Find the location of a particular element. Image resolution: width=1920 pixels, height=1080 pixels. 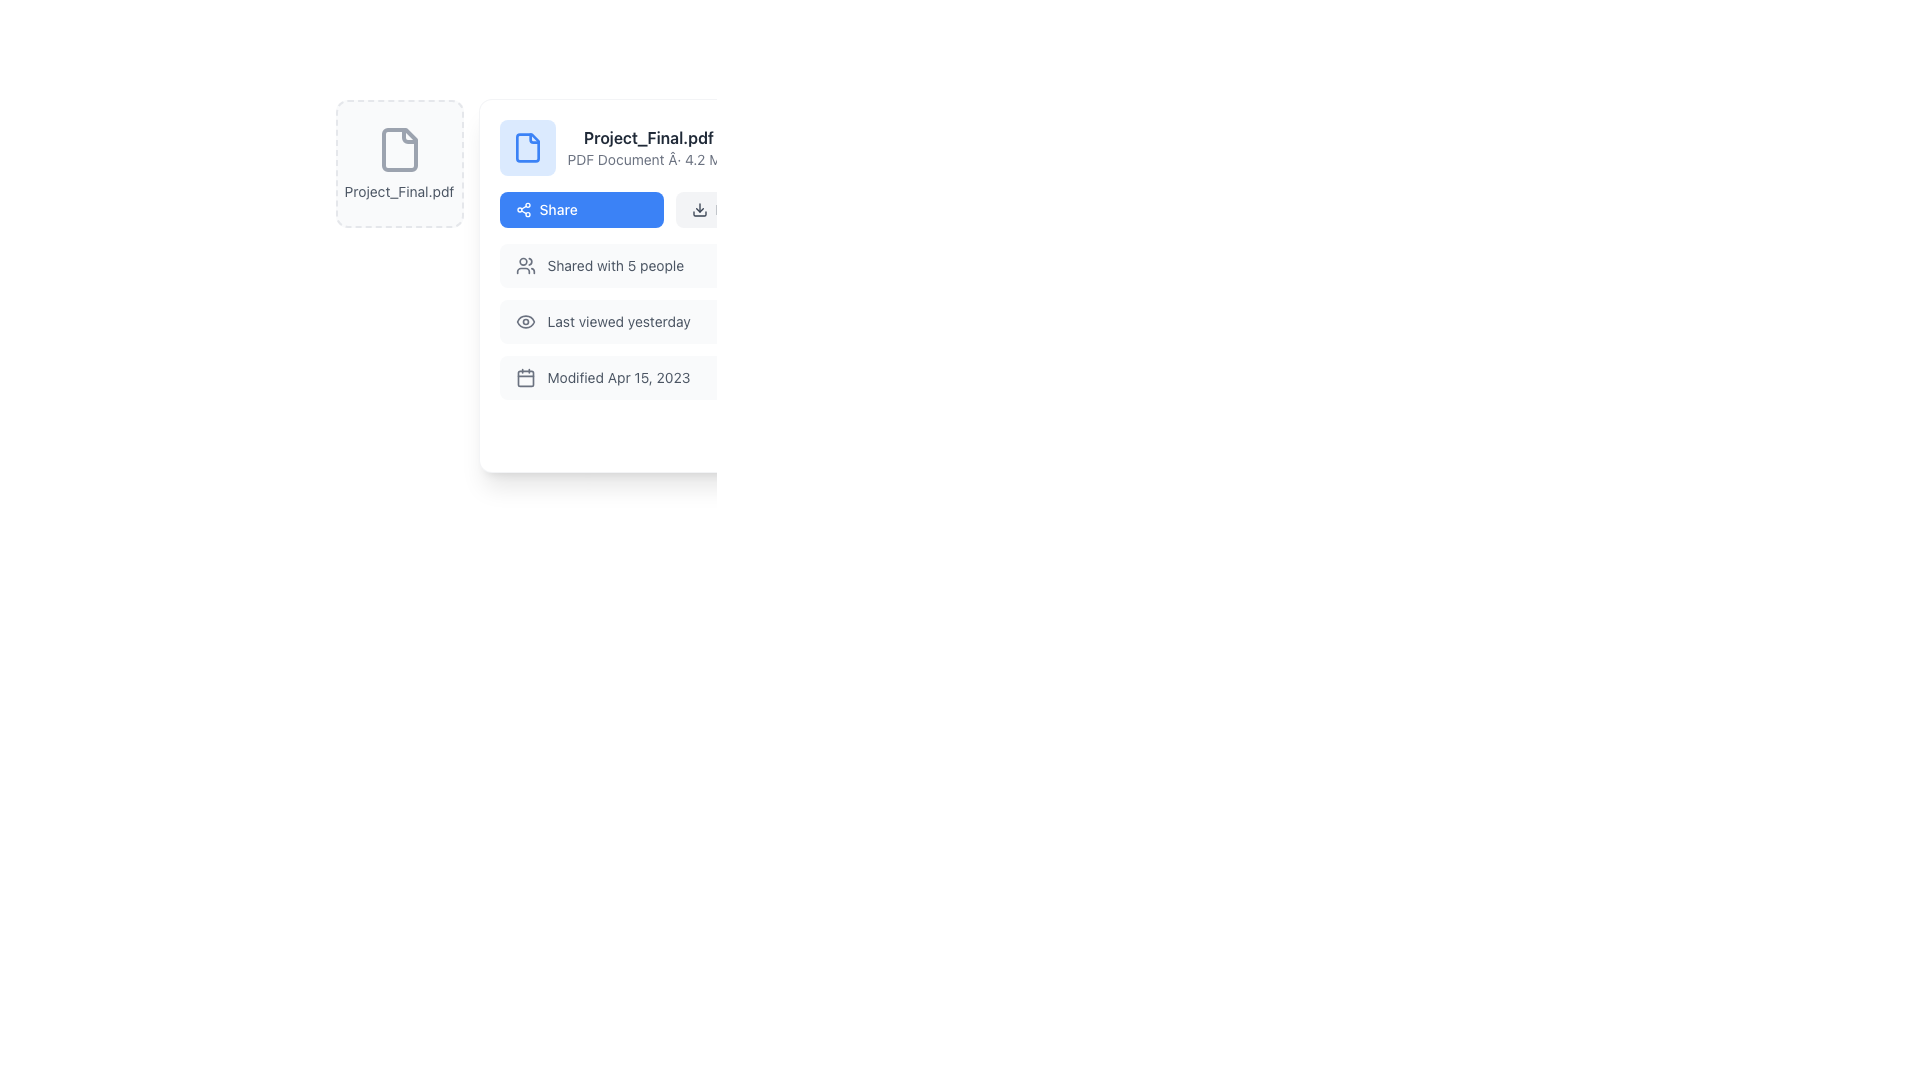

the static text label indicating the sharing status of the document, which specifies that it is shared with 5 people is located at coordinates (598, 265).